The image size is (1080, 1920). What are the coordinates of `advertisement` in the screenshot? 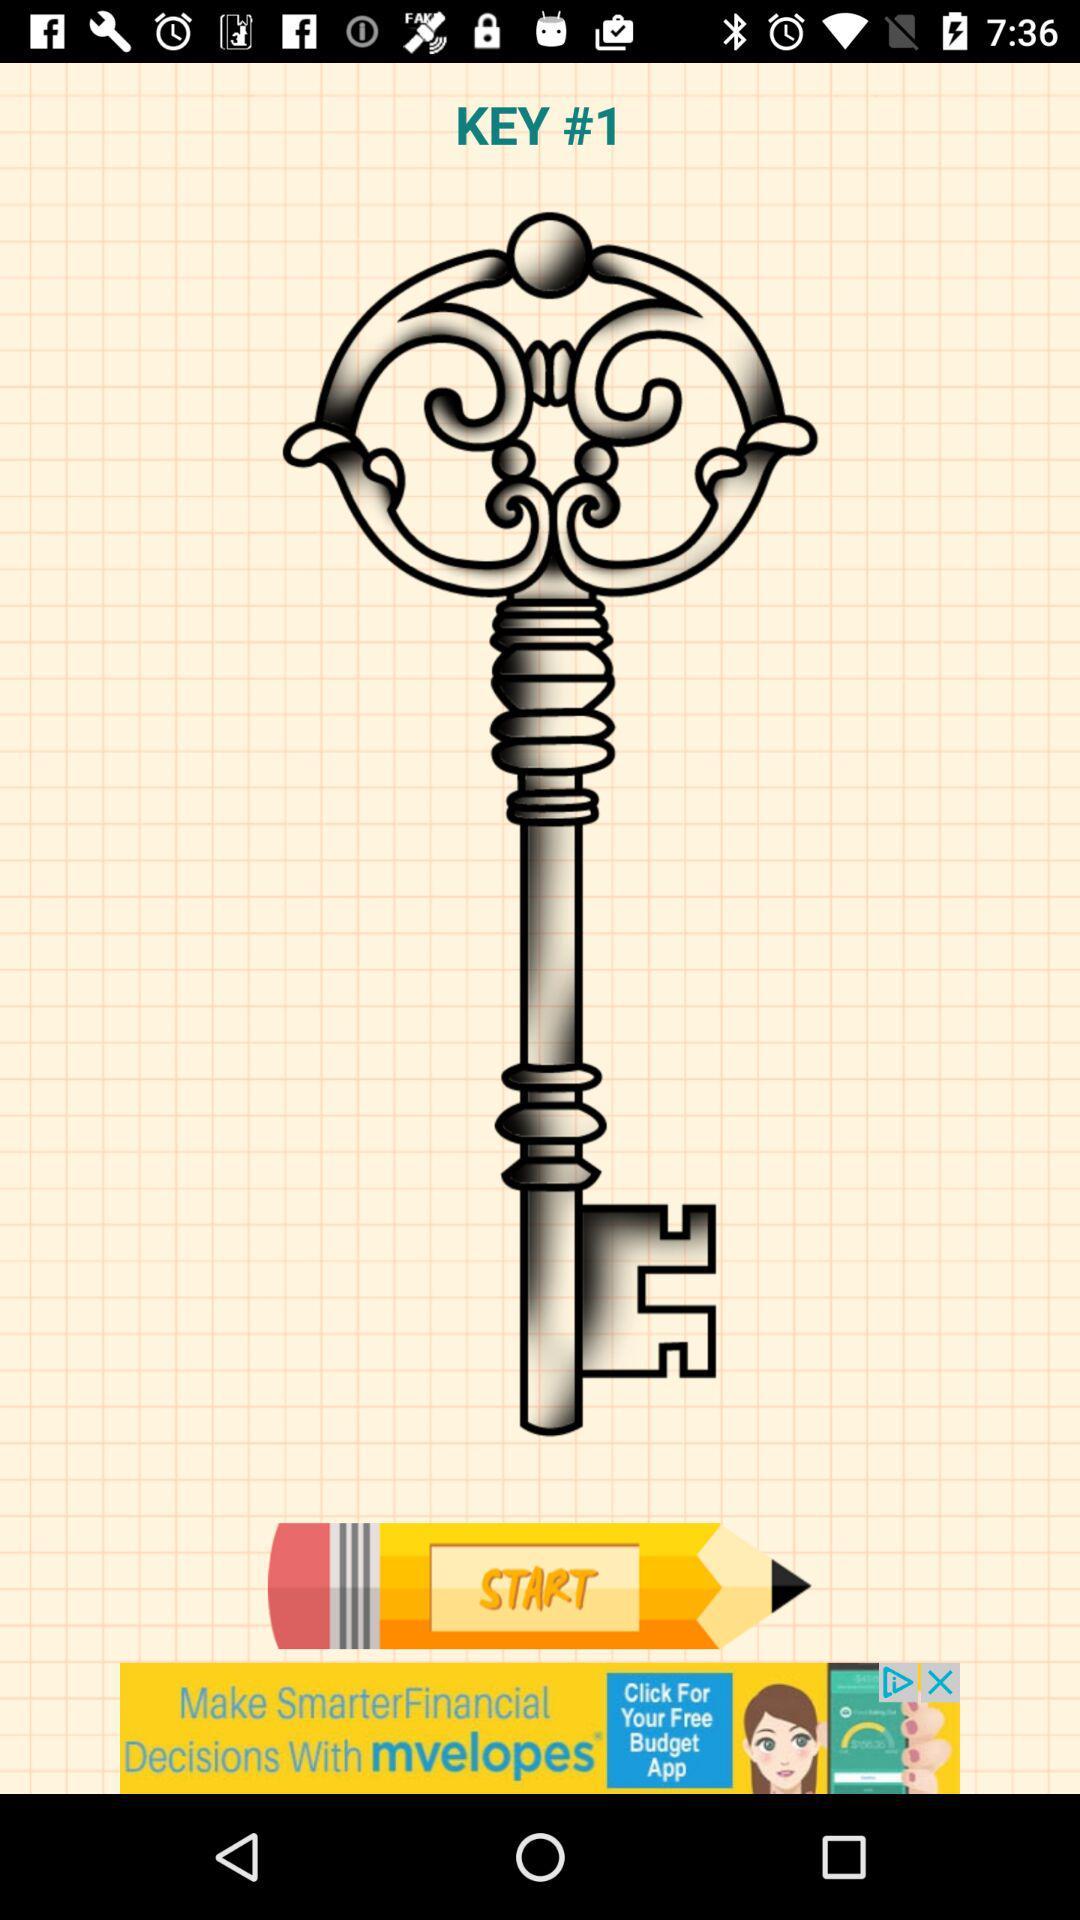 It's located at (540, 1727).